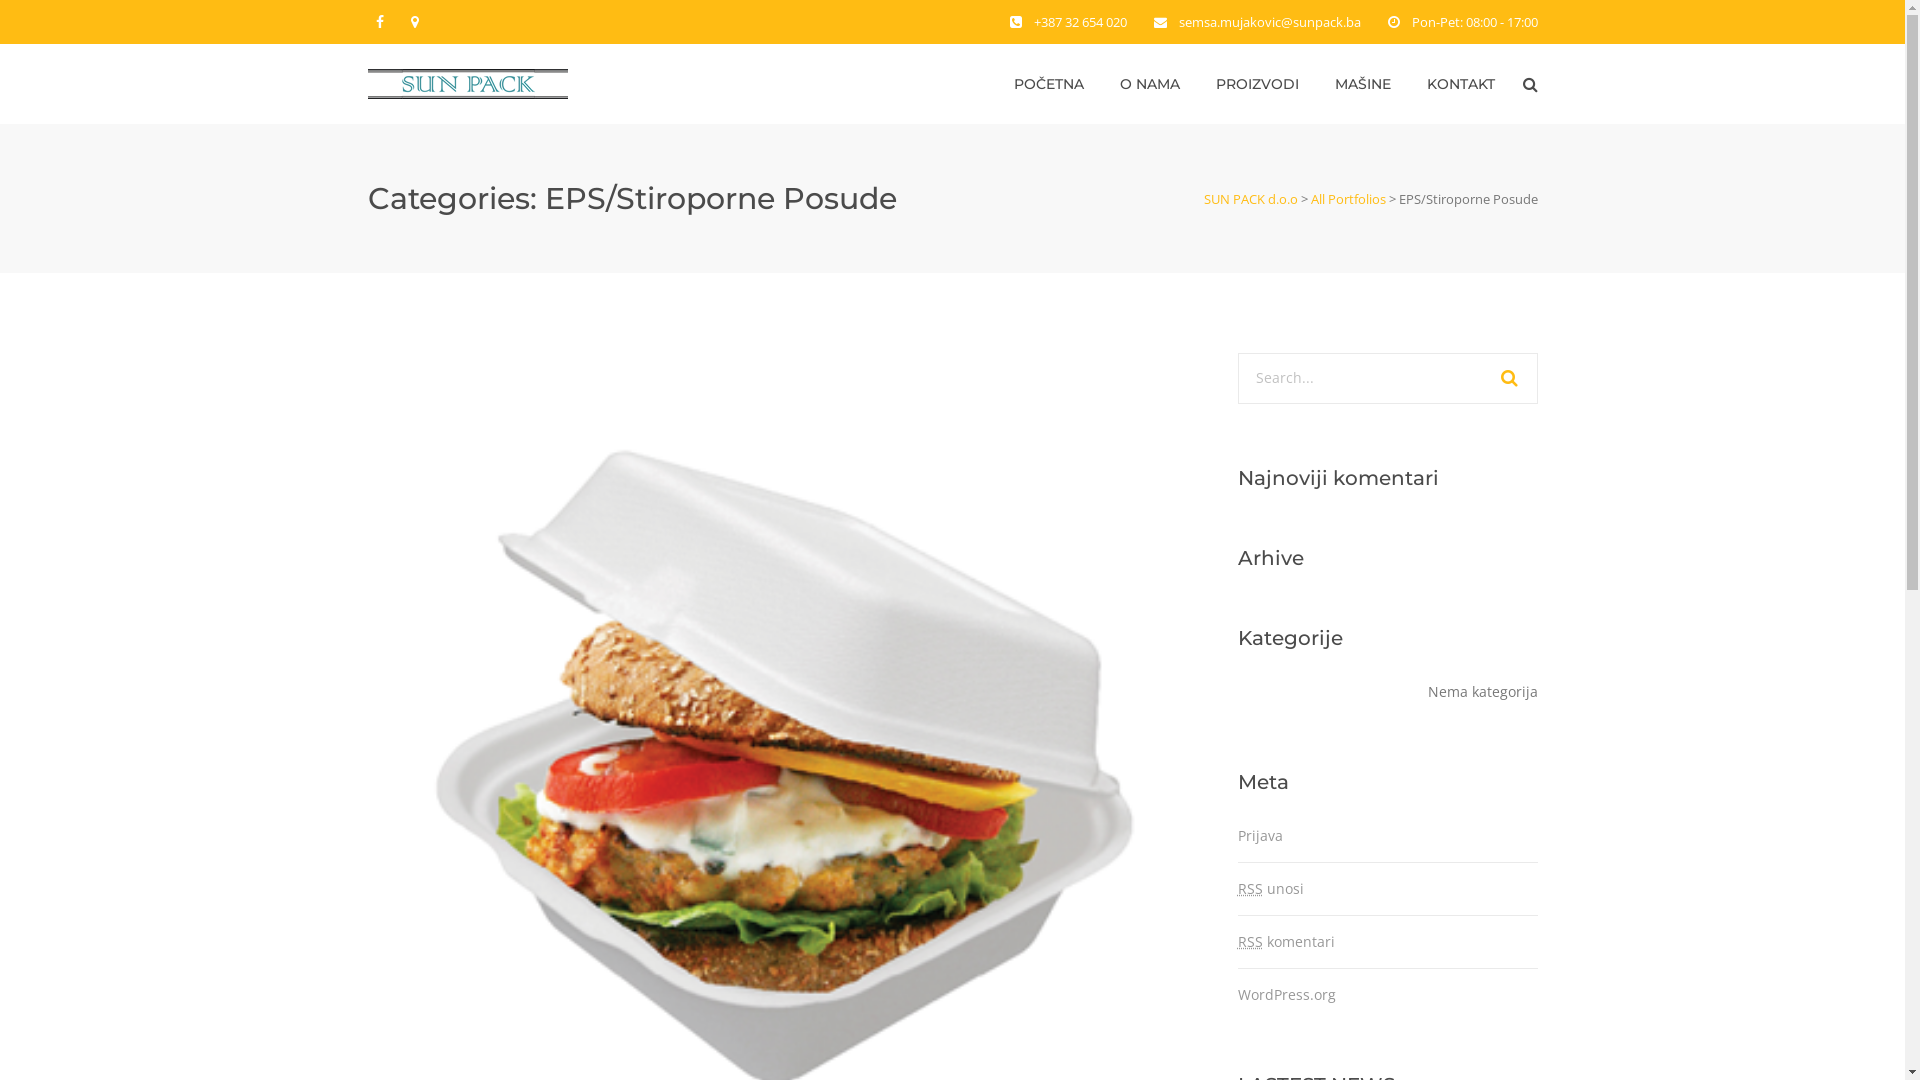  Describe the element at coordinates (1270, 887) in the screenshot. I see `'RSS unosi'` at that location.